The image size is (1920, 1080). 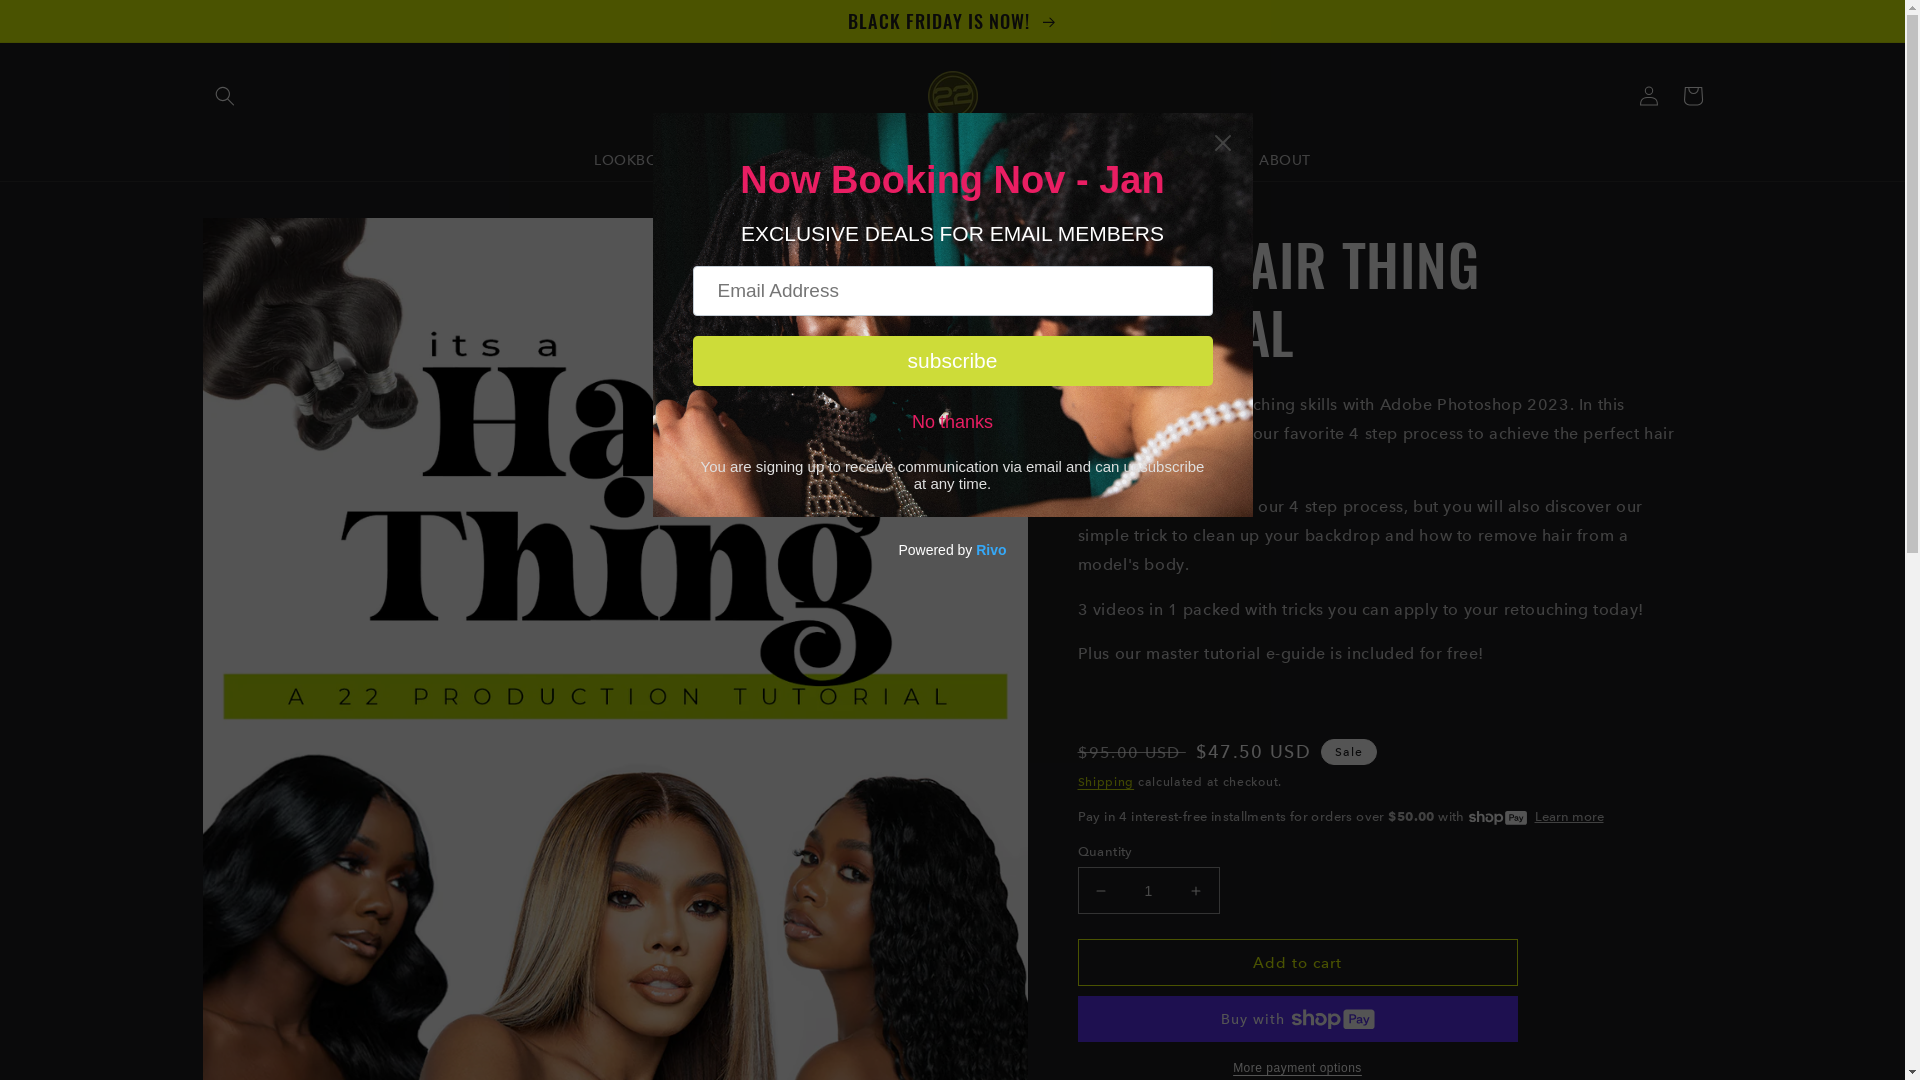 What do you see at coordinates (636, 158) in the screenshot?
I see `'LOOKBOOK'` at bounding box center [636, 158].